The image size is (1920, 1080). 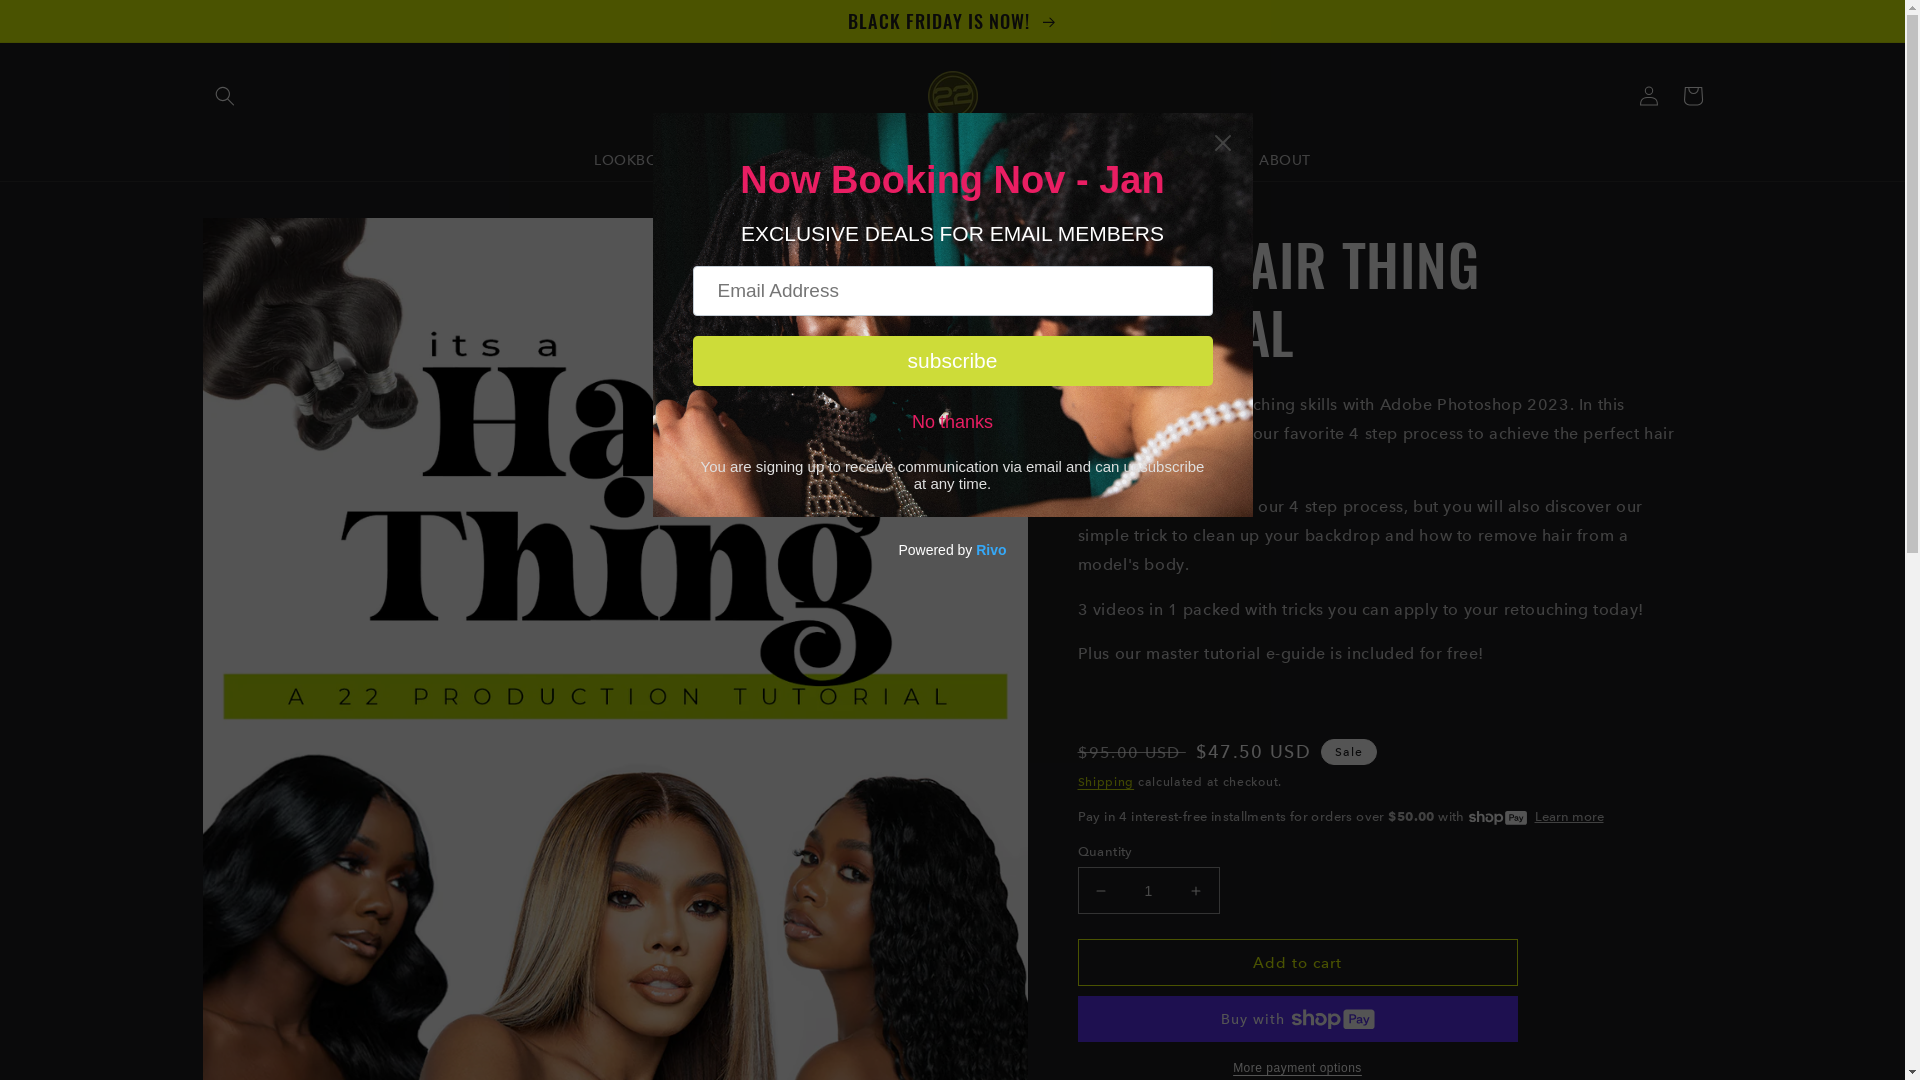 What do you see at coordinates (636, 158) in the screenshot?
I see `'LOOKBOOK'` at bounding box center [636, 158].